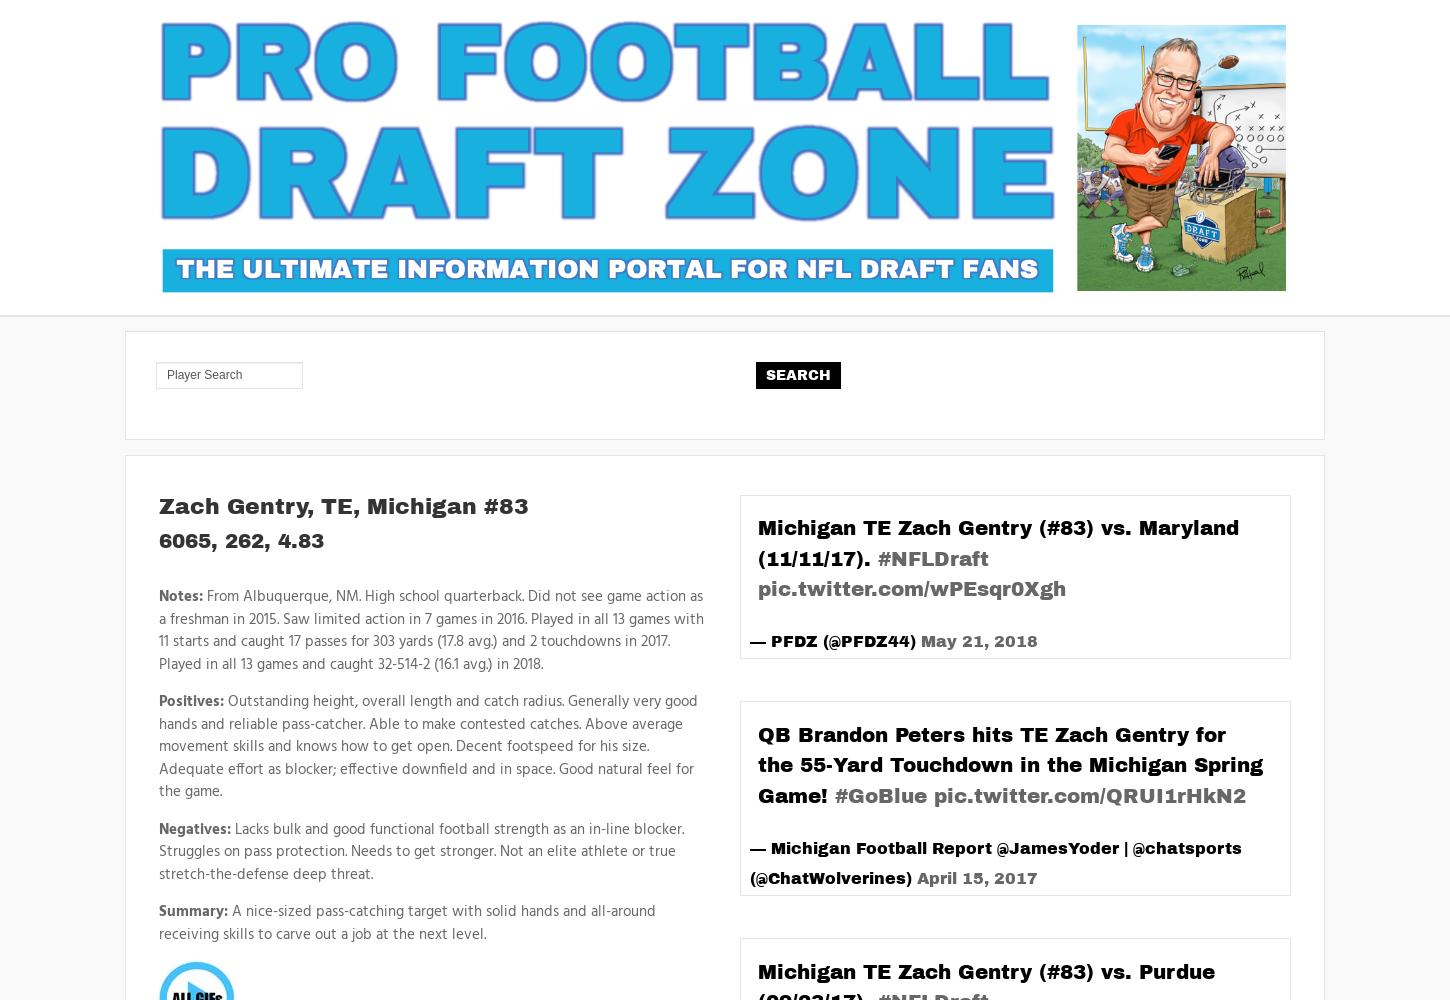 Image resolution: width=1450 pixels, height=1000 pixels. I want to click on '6065, 262, 4.83', so click(158, 540).